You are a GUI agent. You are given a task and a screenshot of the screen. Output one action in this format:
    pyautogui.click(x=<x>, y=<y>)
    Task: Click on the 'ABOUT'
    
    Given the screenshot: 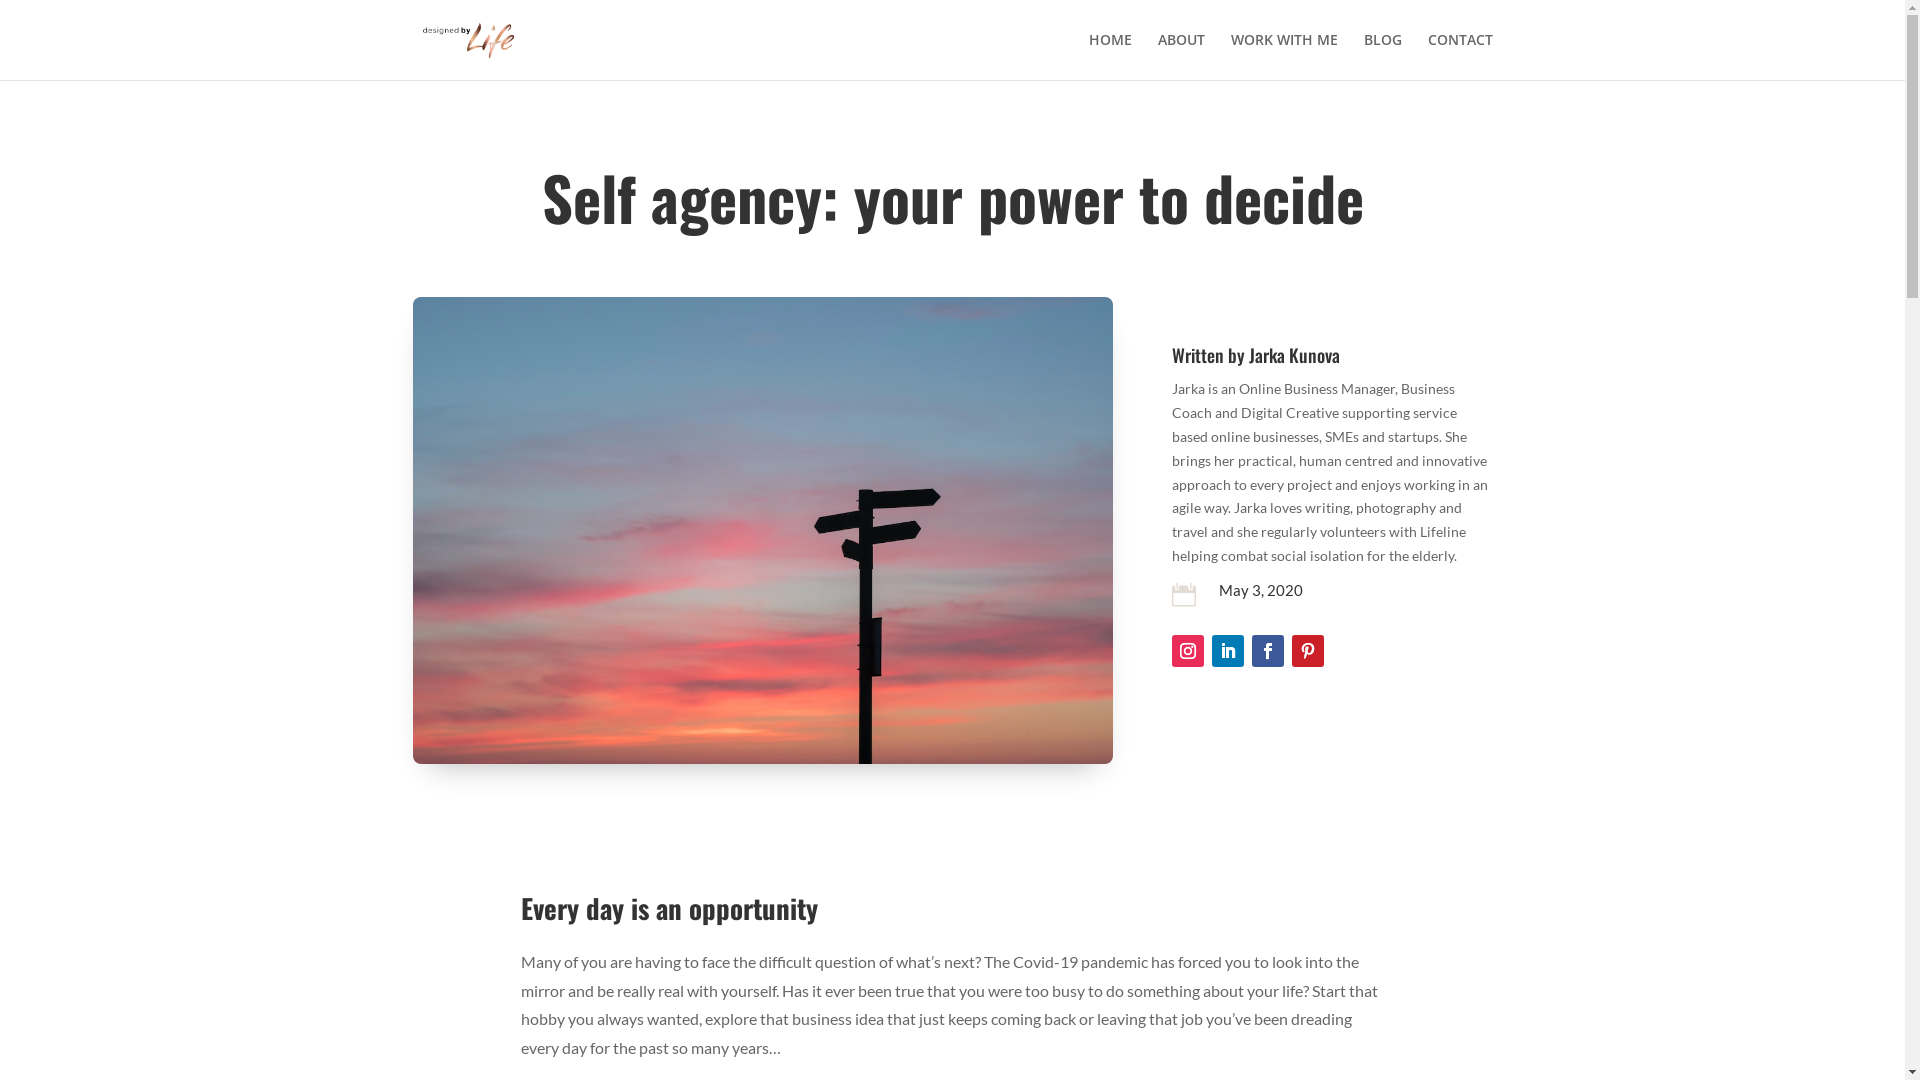 What is the action you would take?
    pyautogui.click(x=1181, y=55)
    